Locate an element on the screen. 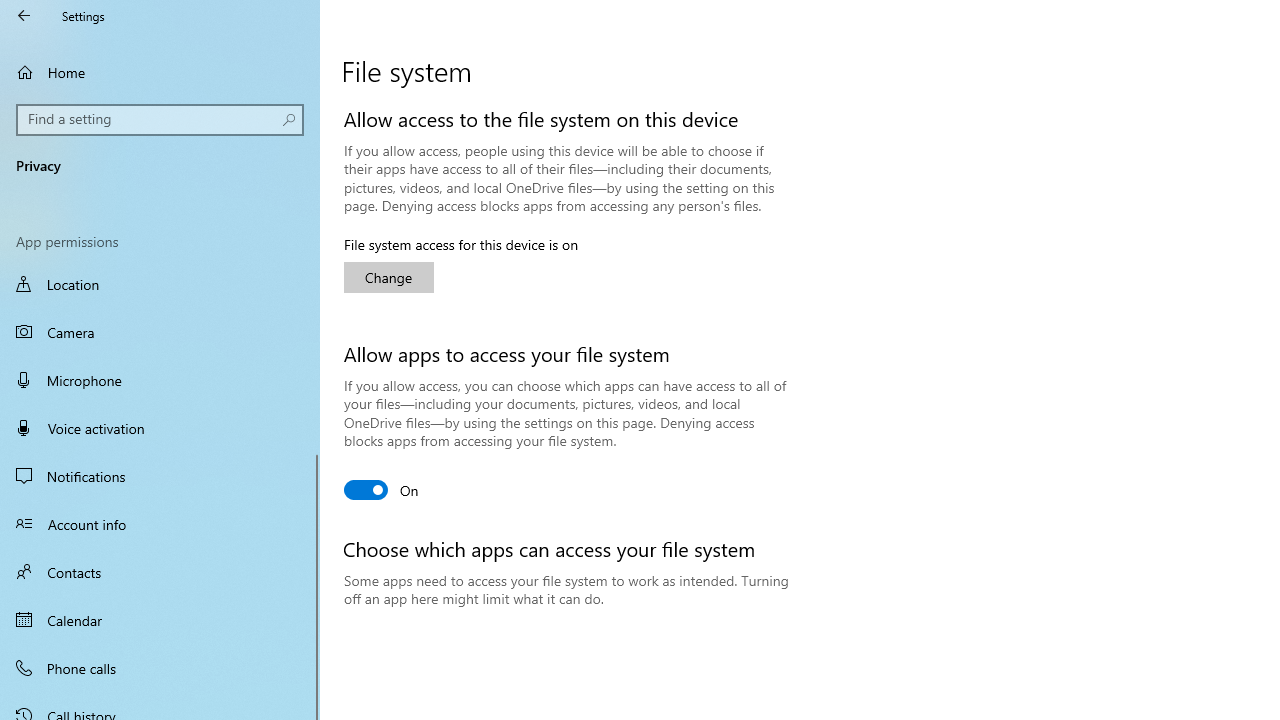  'Account info' is located at coordinates (160, 522).